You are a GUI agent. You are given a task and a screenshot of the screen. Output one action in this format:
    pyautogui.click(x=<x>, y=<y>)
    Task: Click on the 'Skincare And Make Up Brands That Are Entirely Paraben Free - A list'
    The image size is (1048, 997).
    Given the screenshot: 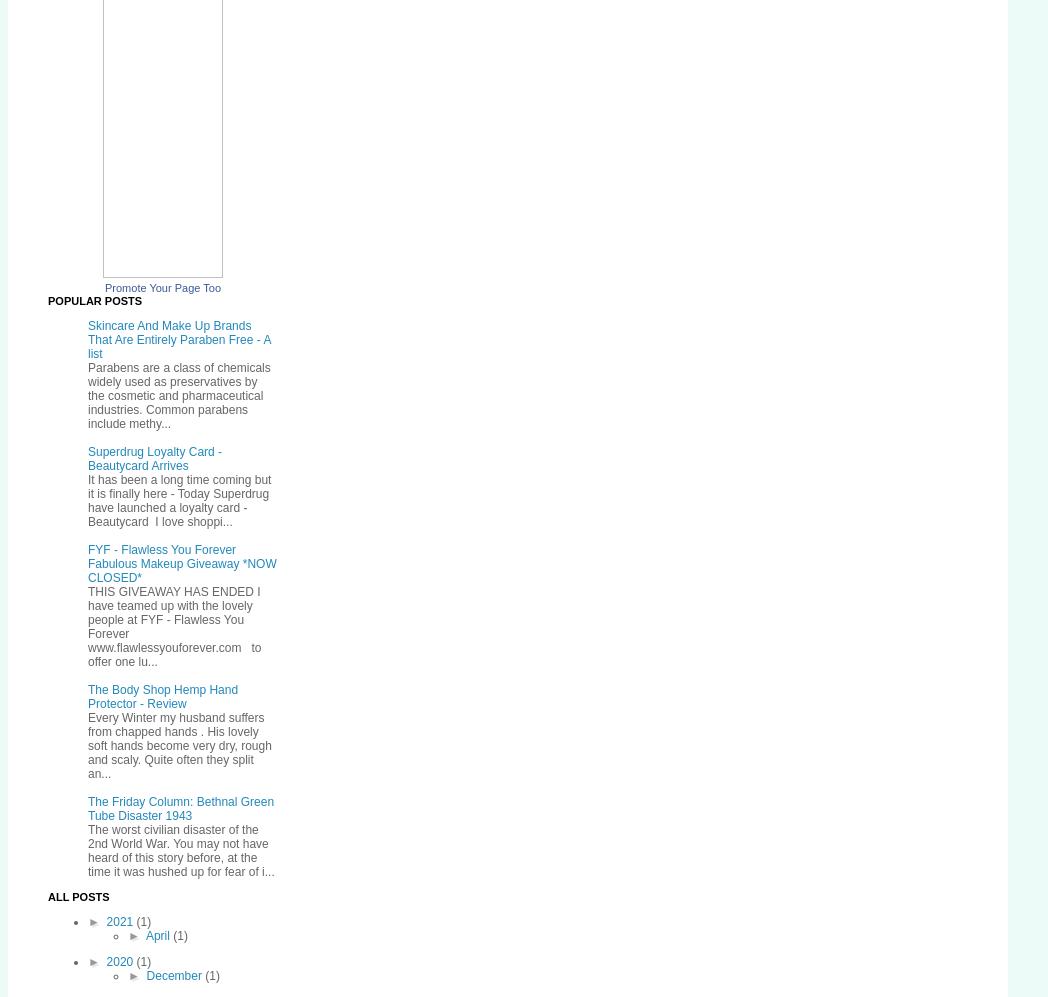 What is the action you would take?
    pyautogui.click(x=87, y=338)
    